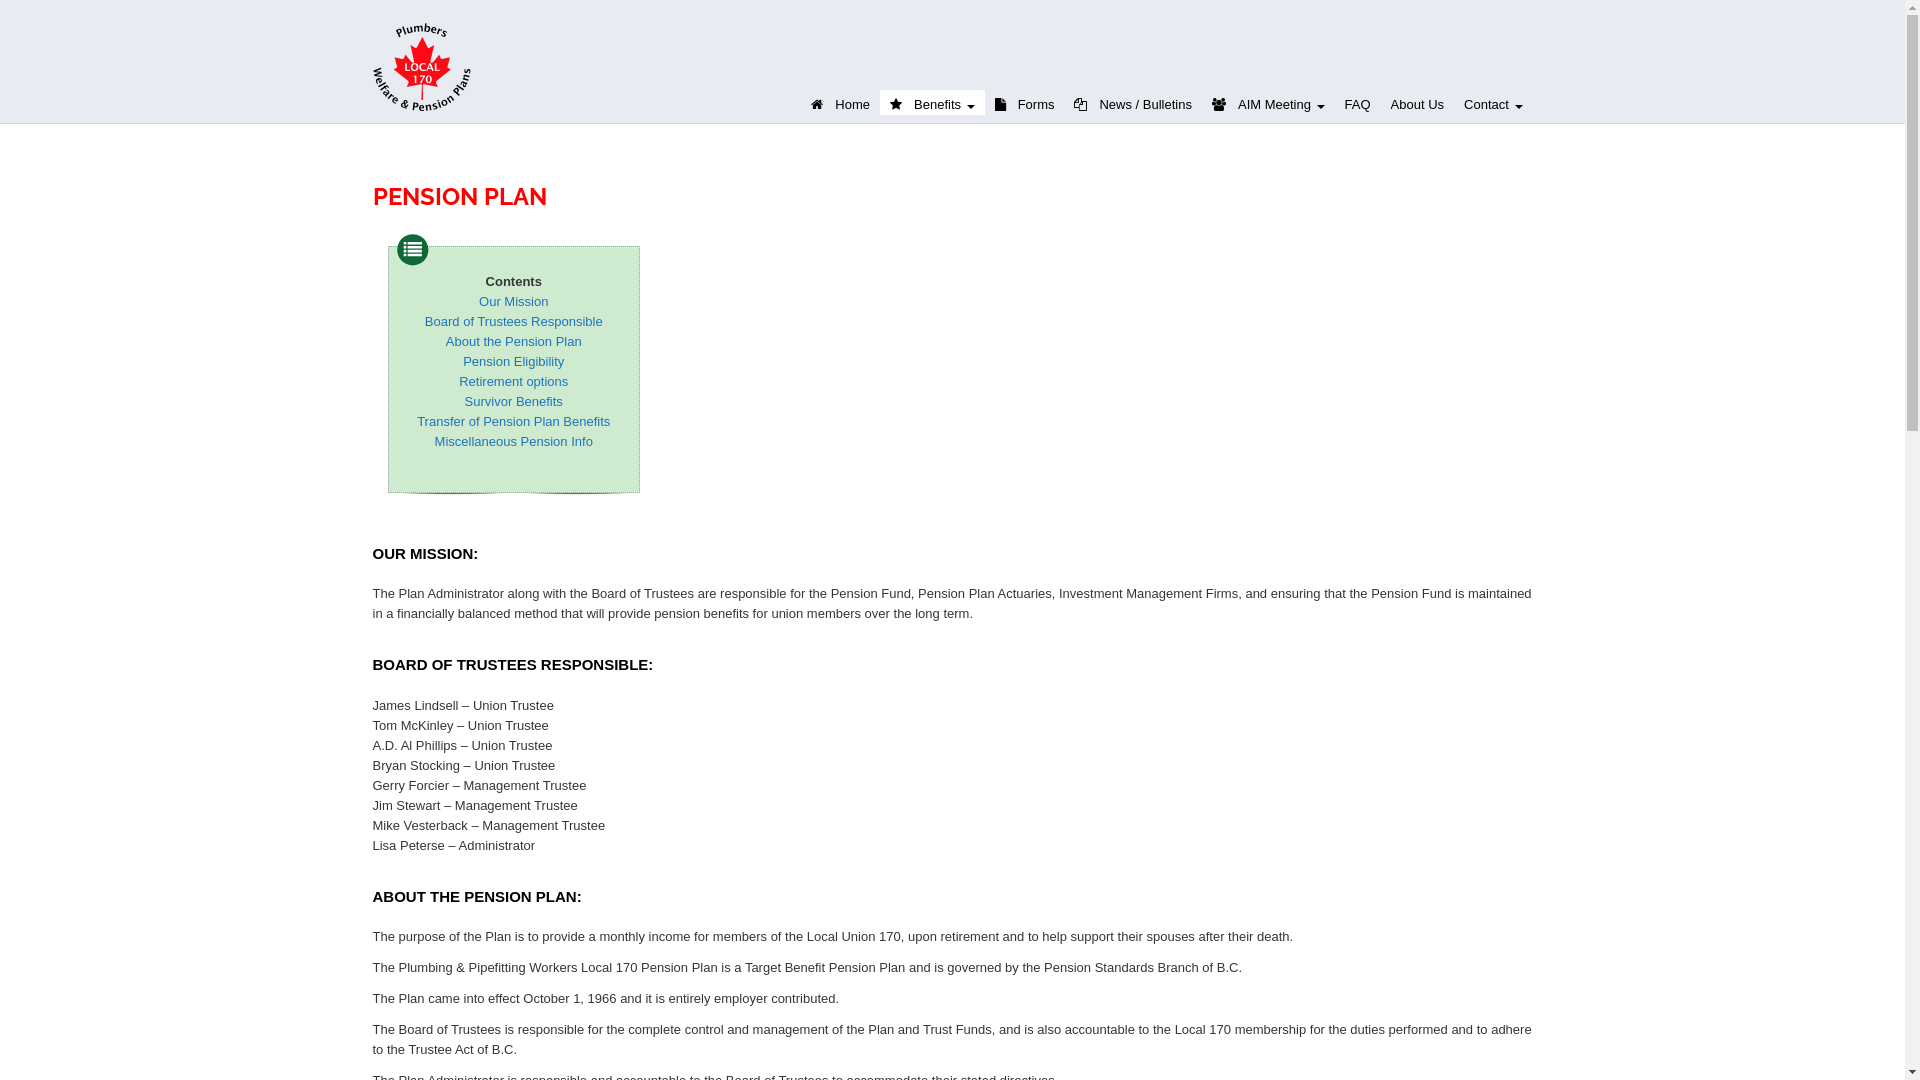  What do you see at coordinates (513, 340) in the screenshot?
I see `'About the Pension Plan'` at bounding box center [513, 340].